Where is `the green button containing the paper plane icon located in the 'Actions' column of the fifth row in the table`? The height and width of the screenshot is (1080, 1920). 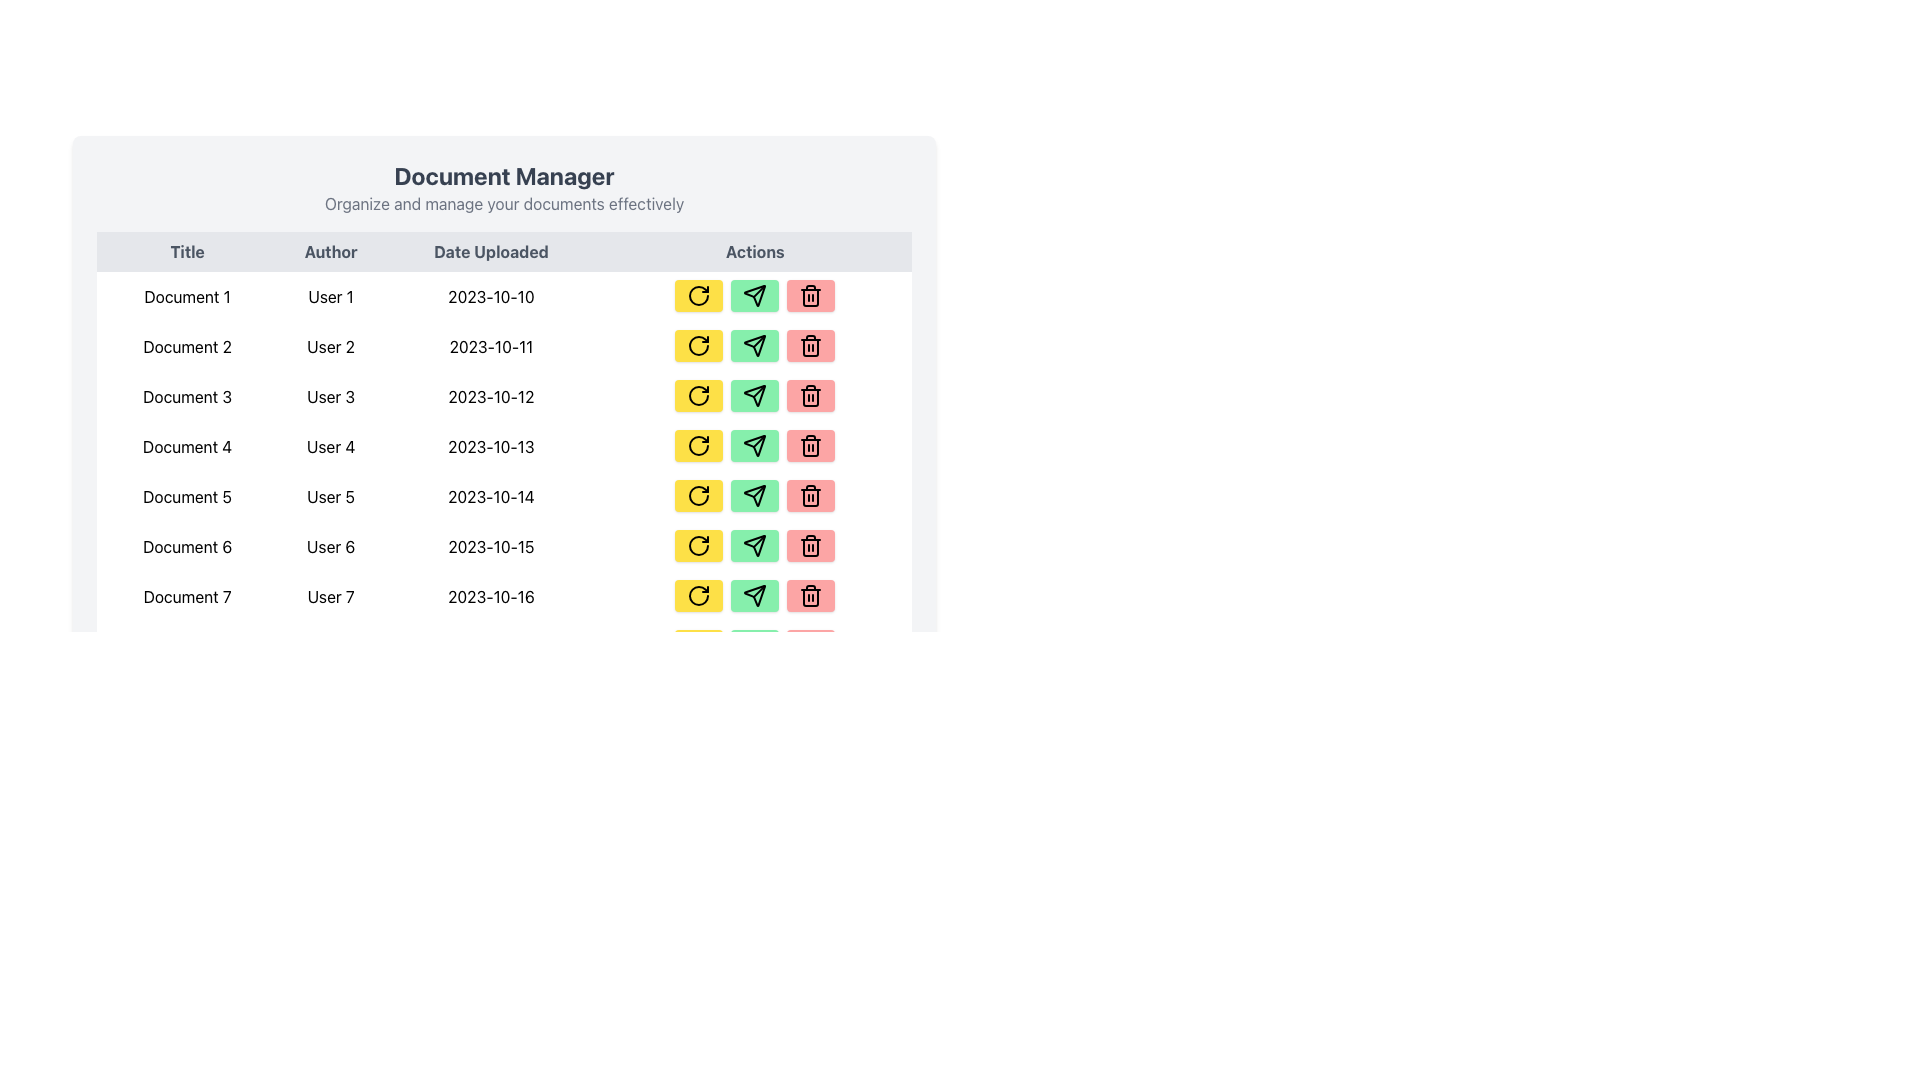 the green button containing the paper plane icon located in the 'Actions' column of the fifth row in the table is located at coordinates (758, 340).